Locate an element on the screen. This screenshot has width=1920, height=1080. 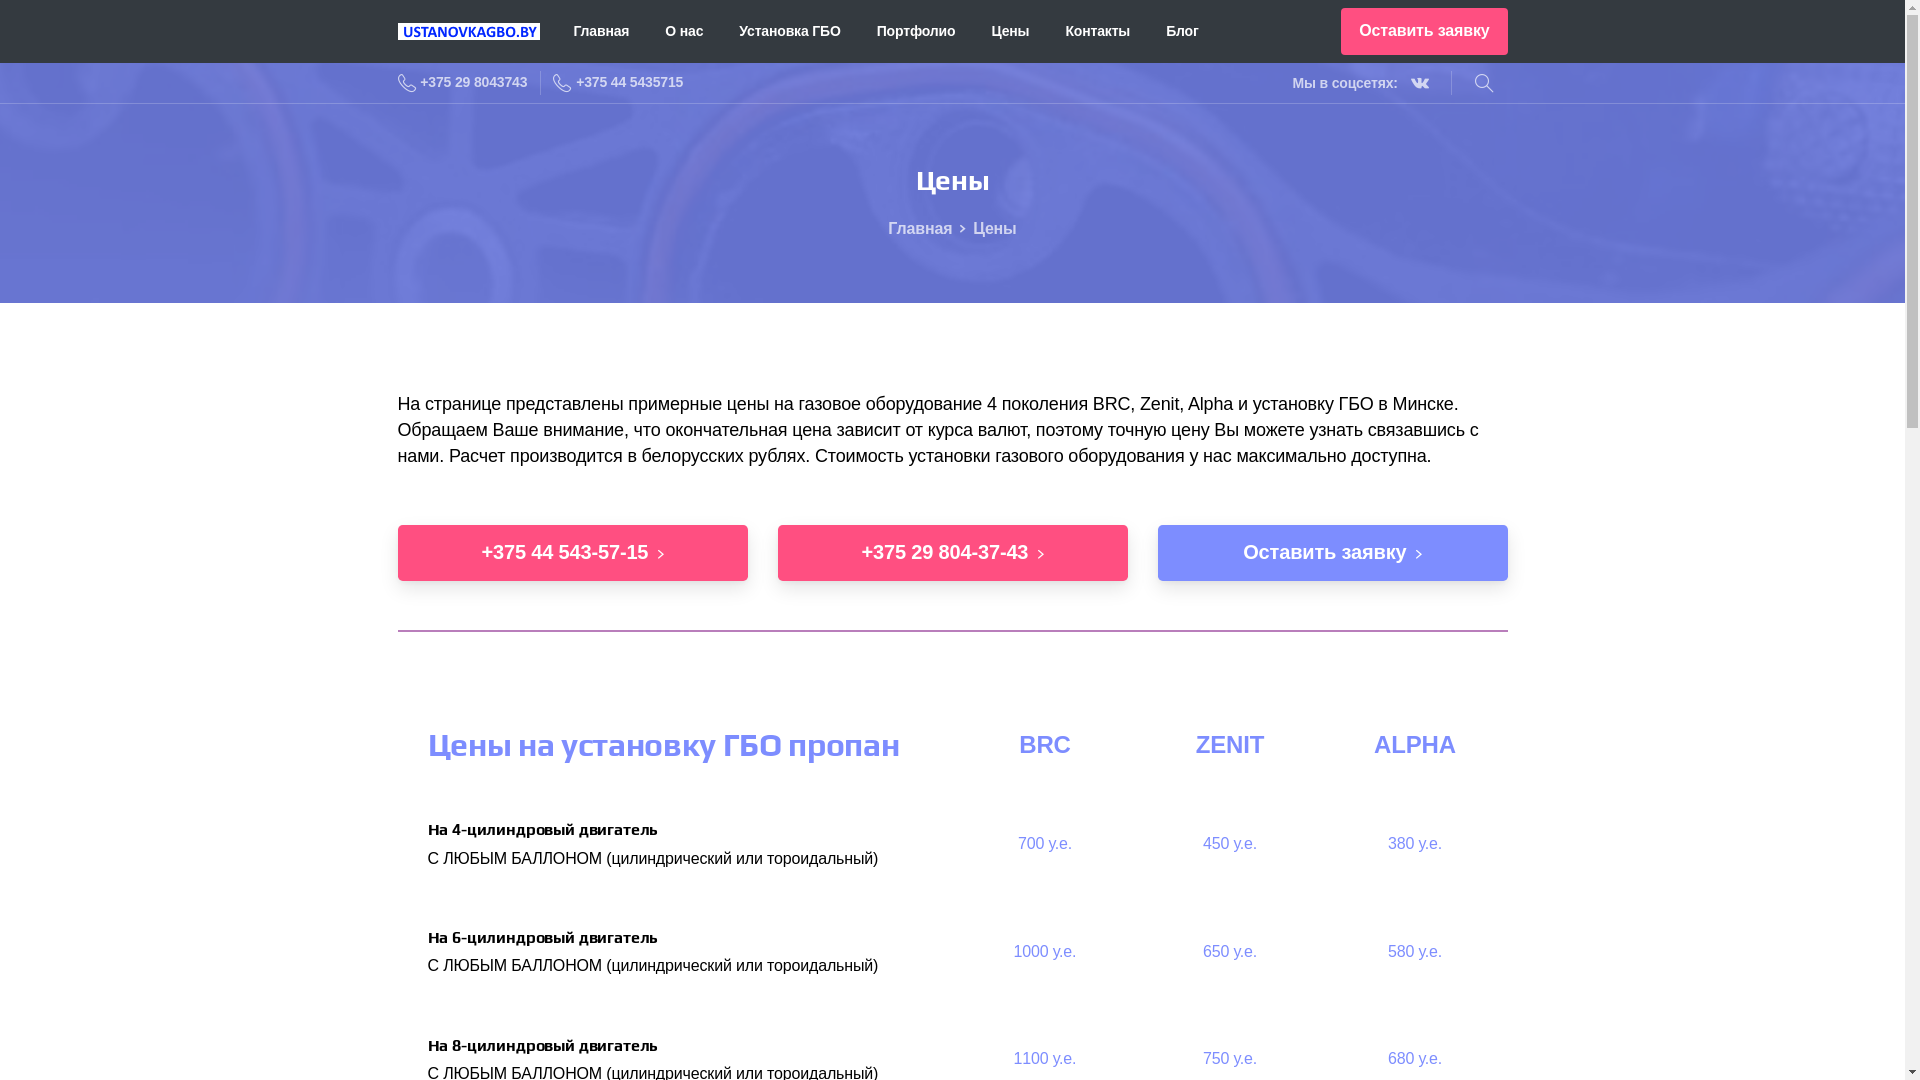
'+375 44 5435715' is located at coordinates (552, 82).